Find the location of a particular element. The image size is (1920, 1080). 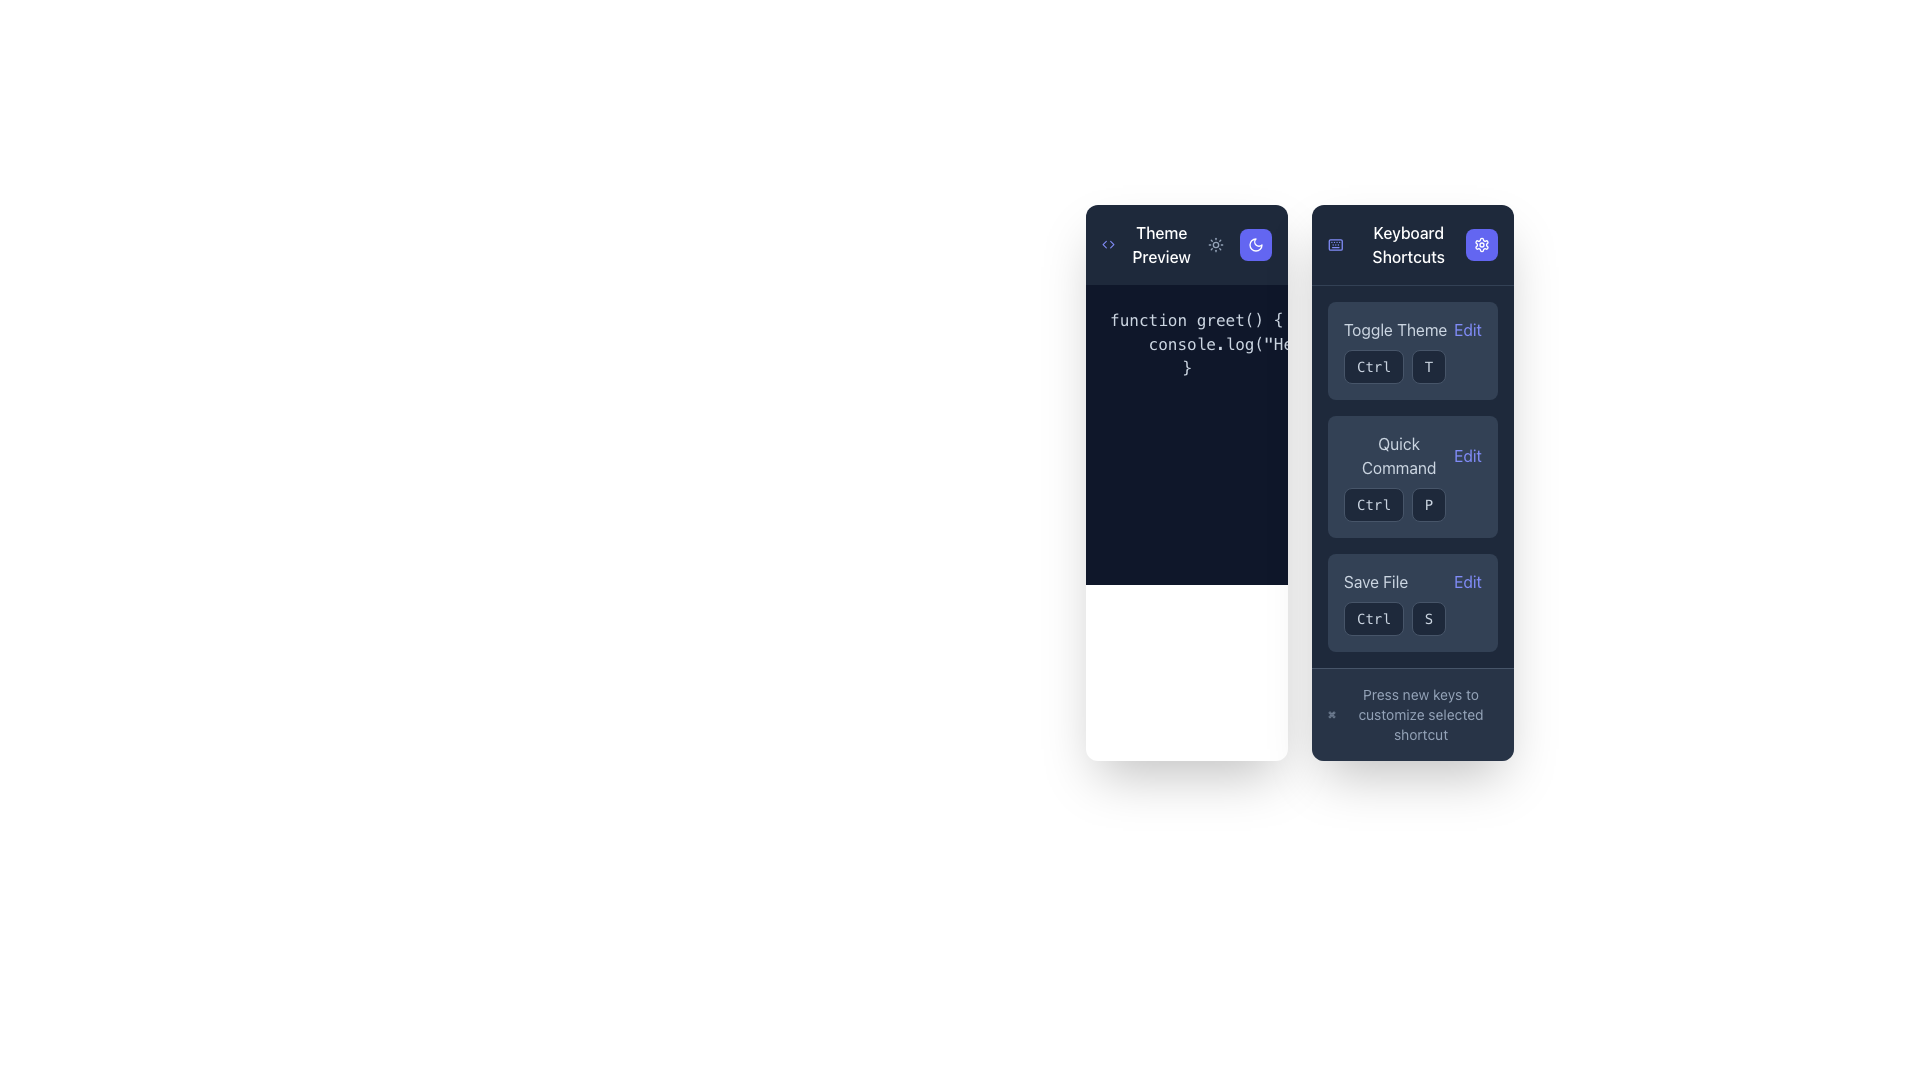

the 'Save File' label, which is a soft slate-gray textual label styled in a modern sans-serif font, located within the 'Save FileEdit' section on the right-side panel is located at coordinates (1375, 582).